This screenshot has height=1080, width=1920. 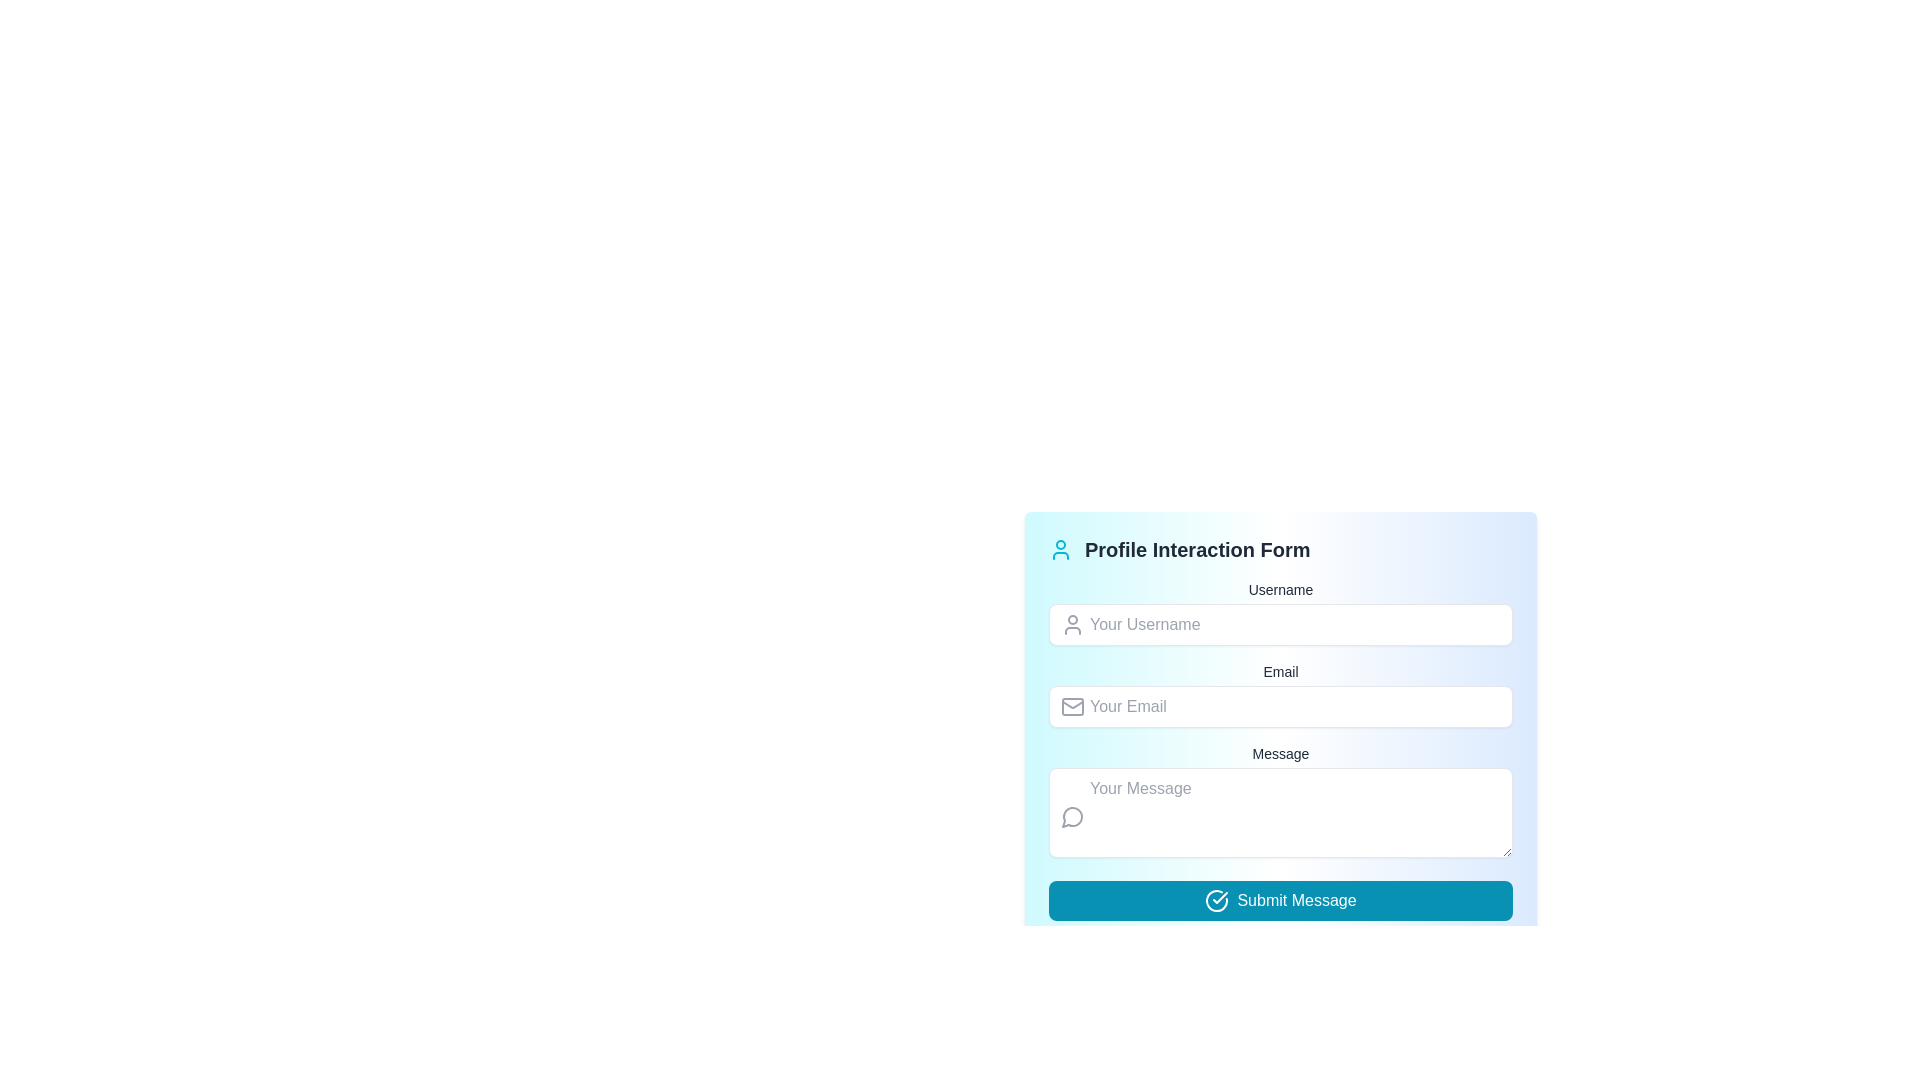 What do you see at coordinates (1281, 671) in the screenshot?
I see `the text label displaying 'Email', which is styled in dark gray and positioned above the email input field in the profile interaction form` at bounding box center [1281, 671].